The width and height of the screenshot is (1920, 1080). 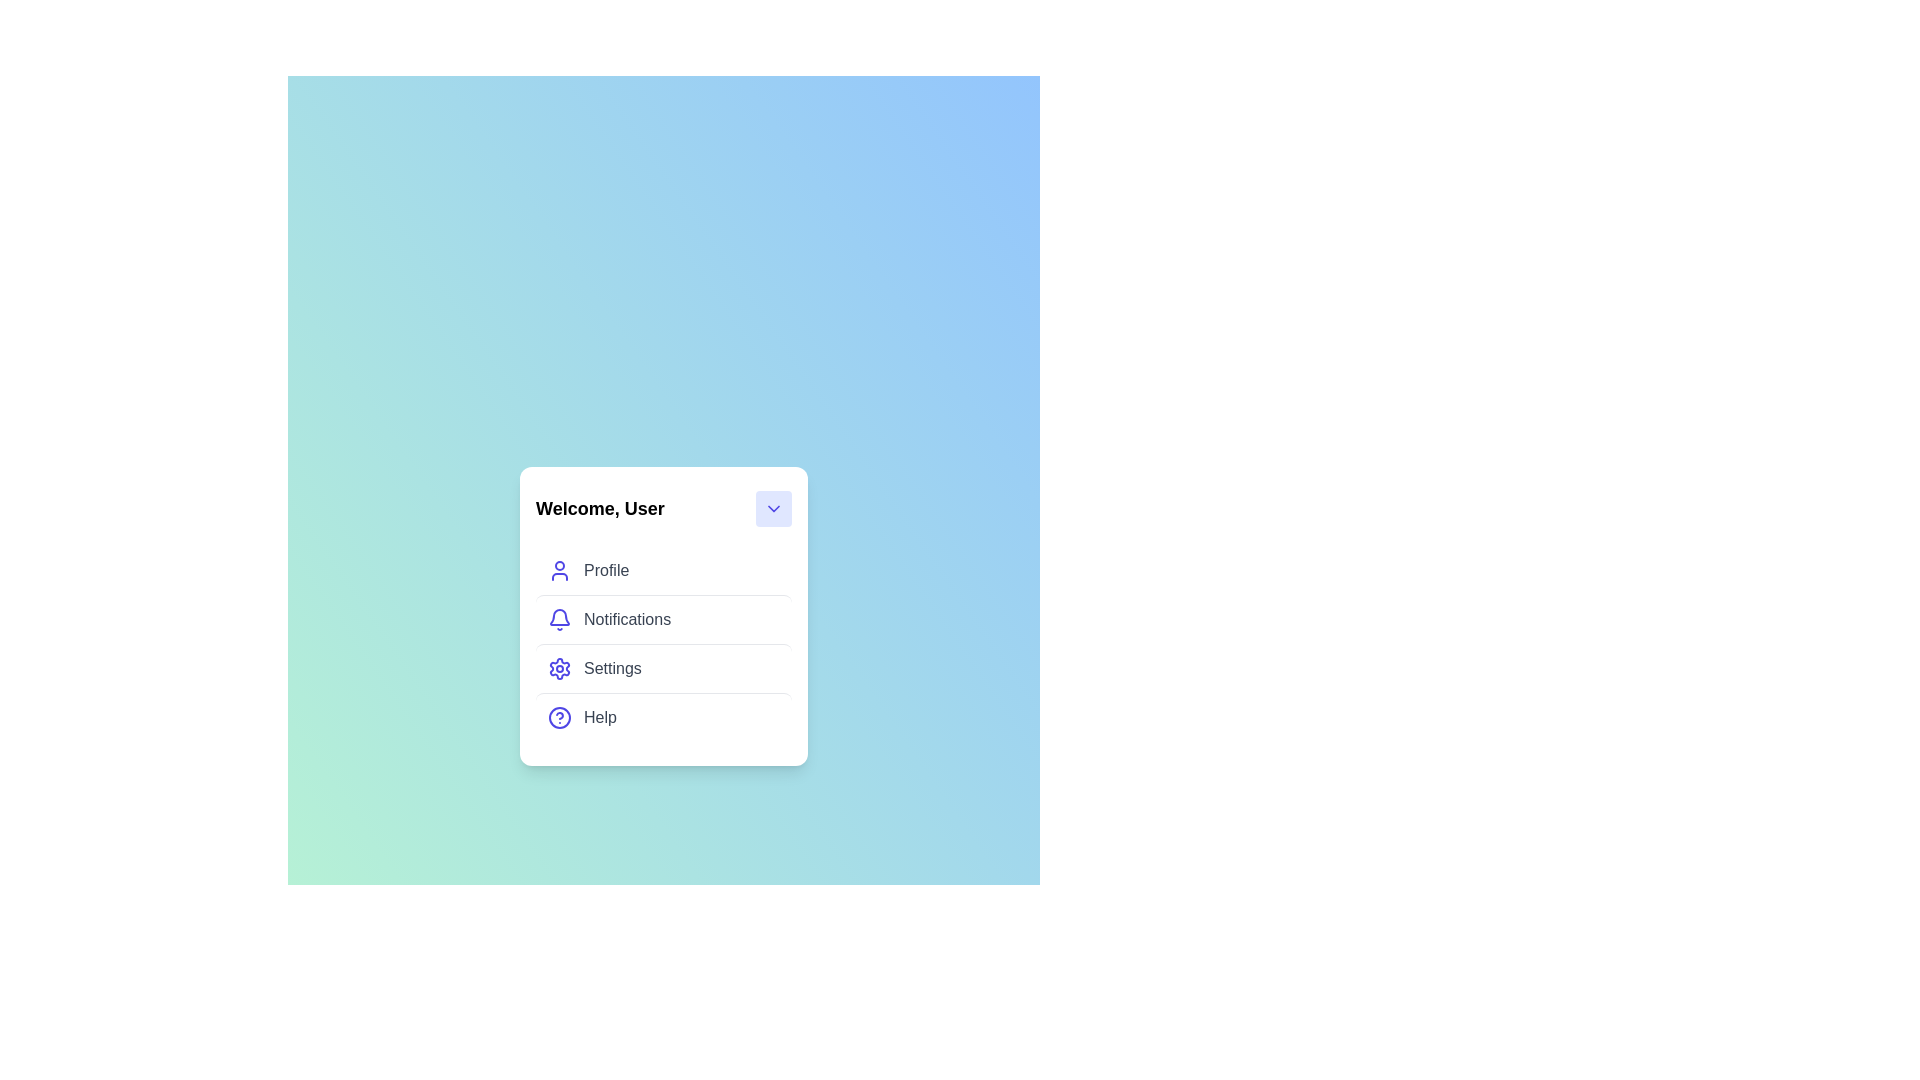 I want to click on the menu item Help in the UserProfileMenu, so click(x=663, y=716).